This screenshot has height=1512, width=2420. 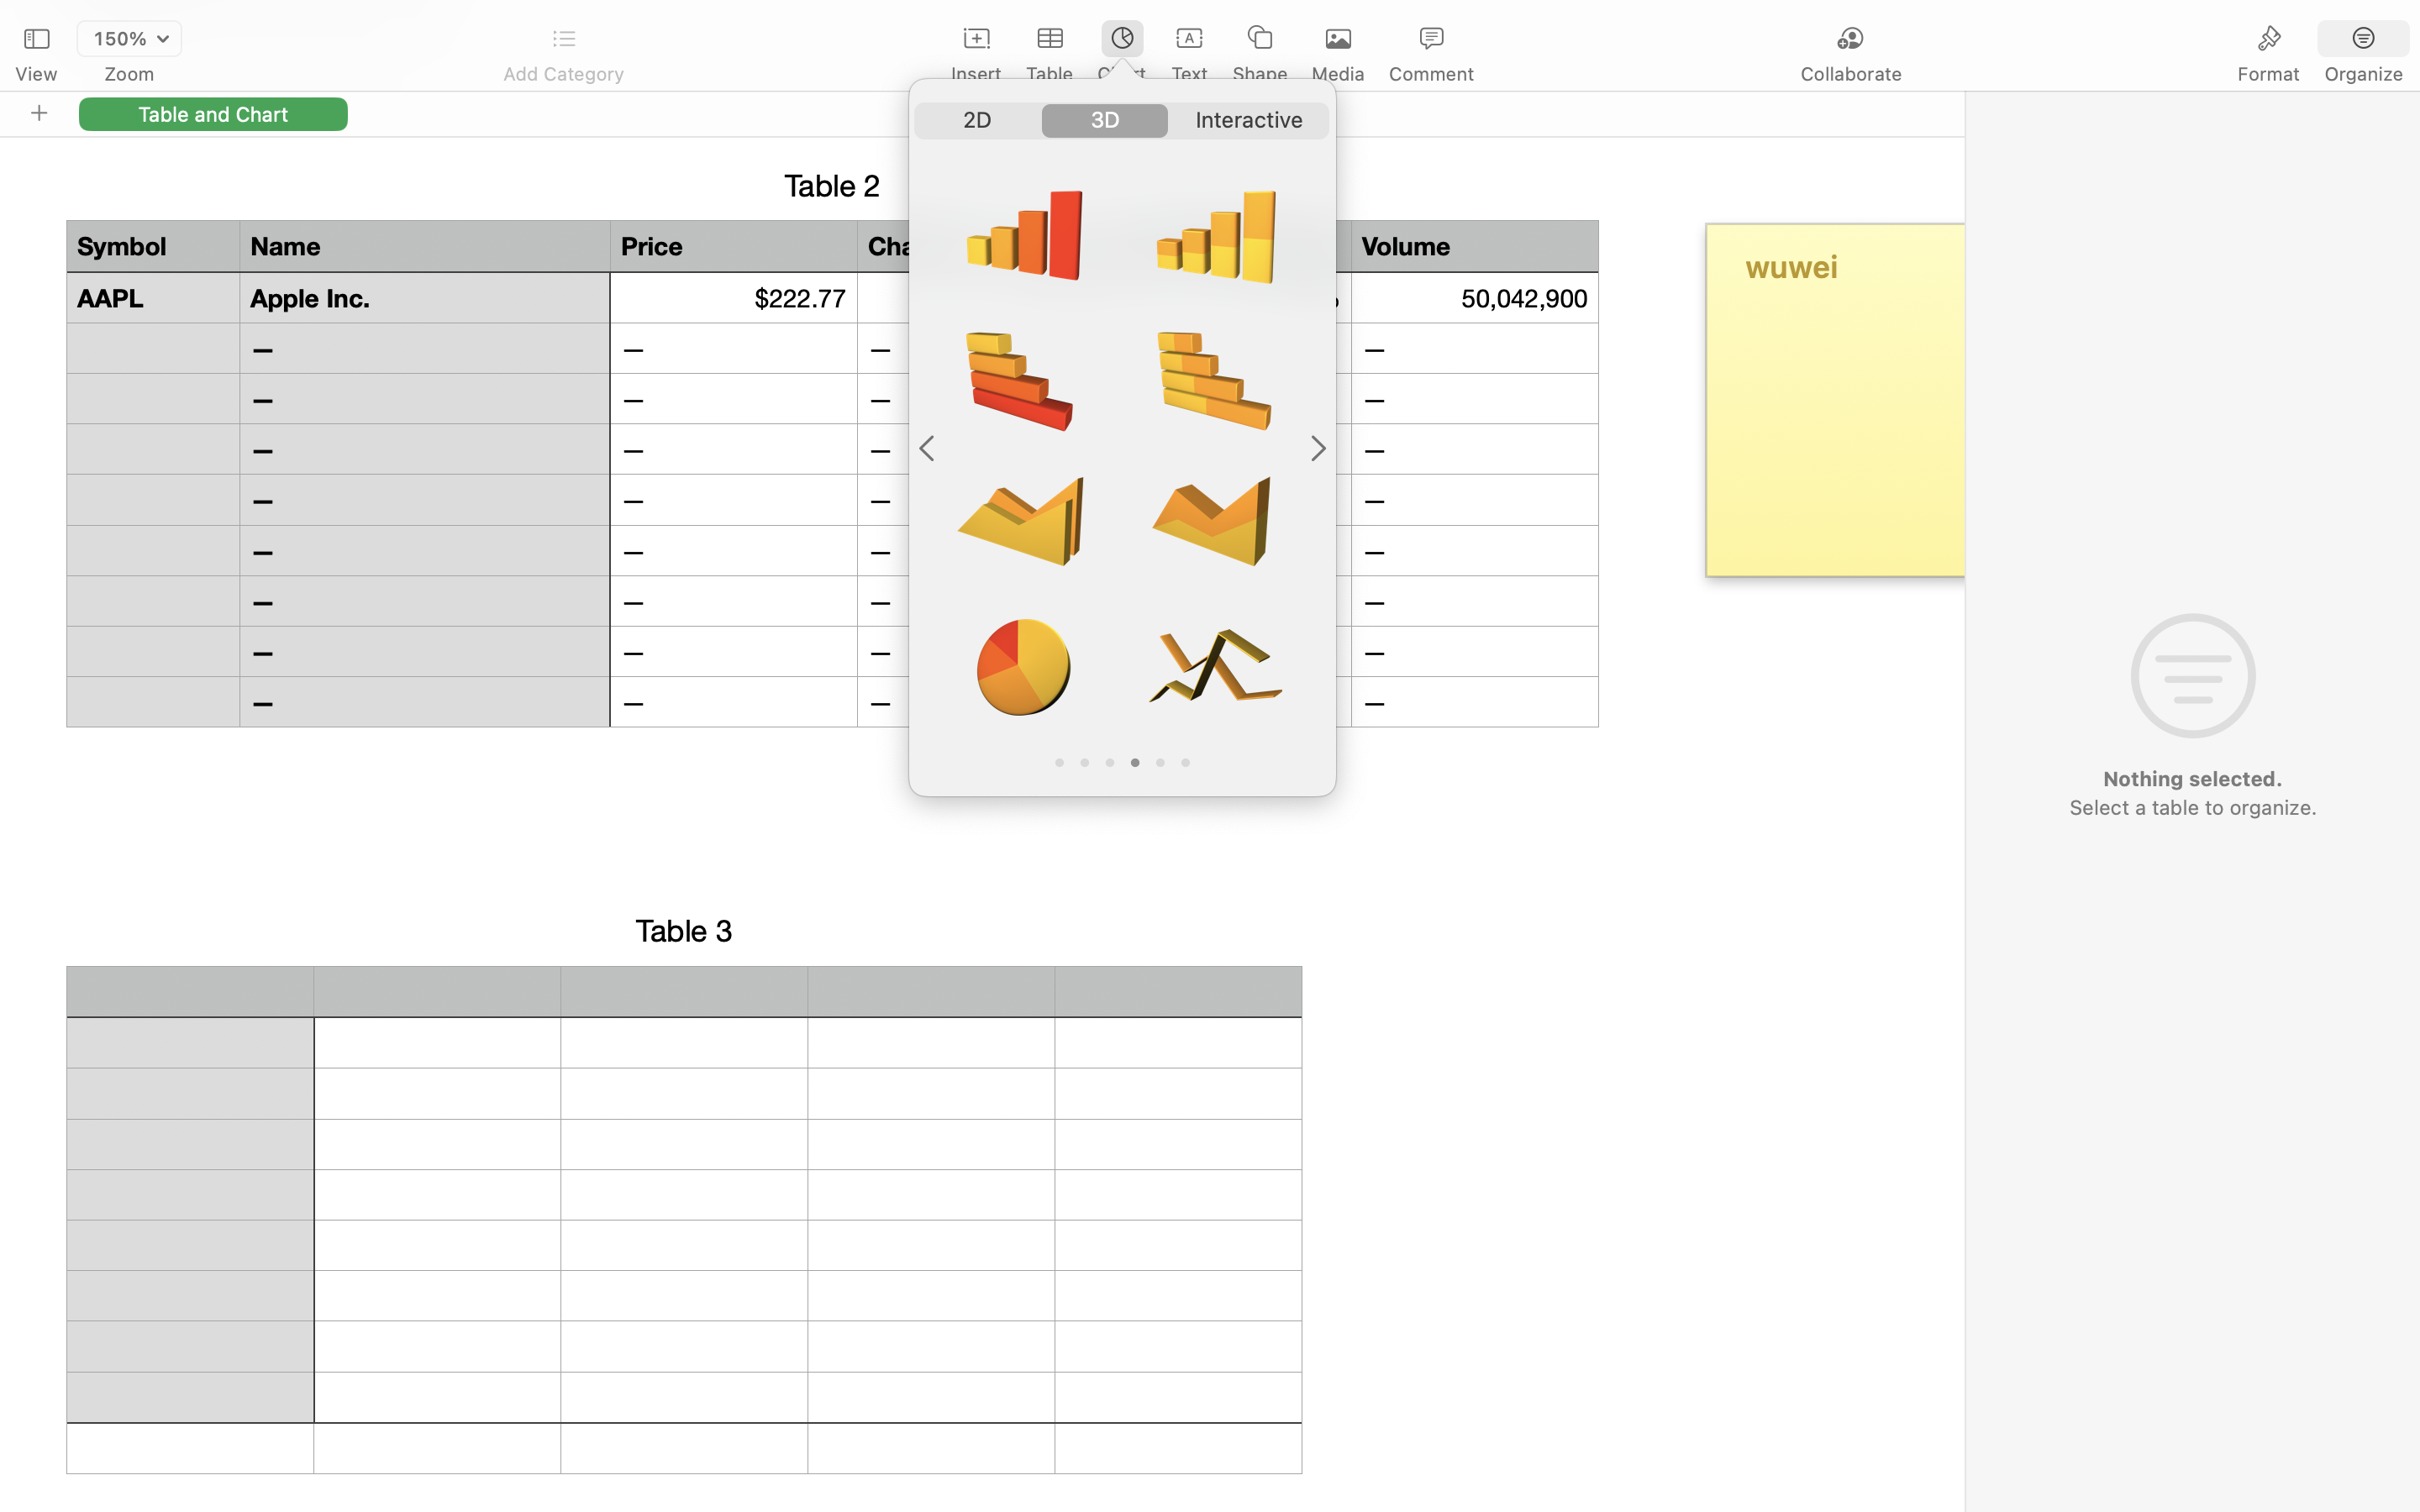 I want to click on 'Nothing selected.', so click(x=2191, y=779).